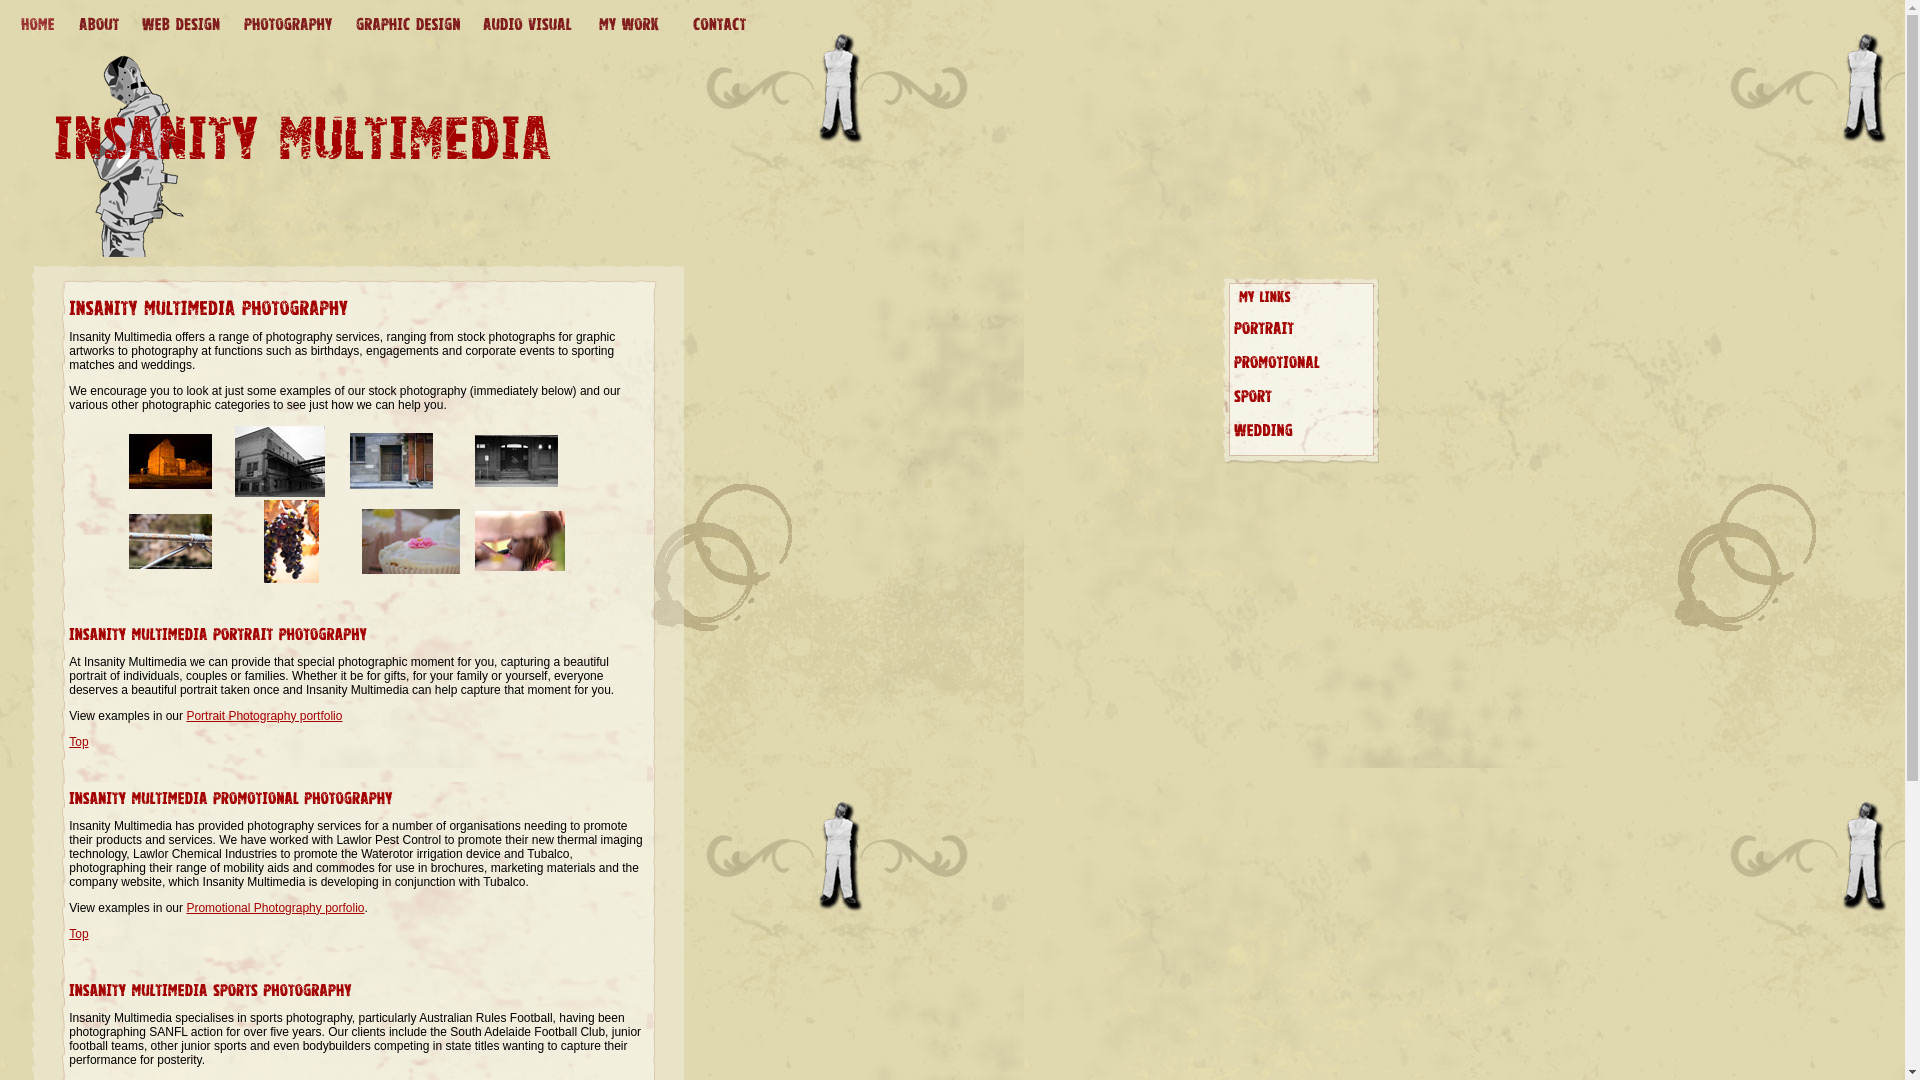 Image resolution: width=1920 pixels, height=1080 pixels. Describe the element at coordinates (278, 493) in the screenshot. I see `'Adelaide Woolstores'` at that location.